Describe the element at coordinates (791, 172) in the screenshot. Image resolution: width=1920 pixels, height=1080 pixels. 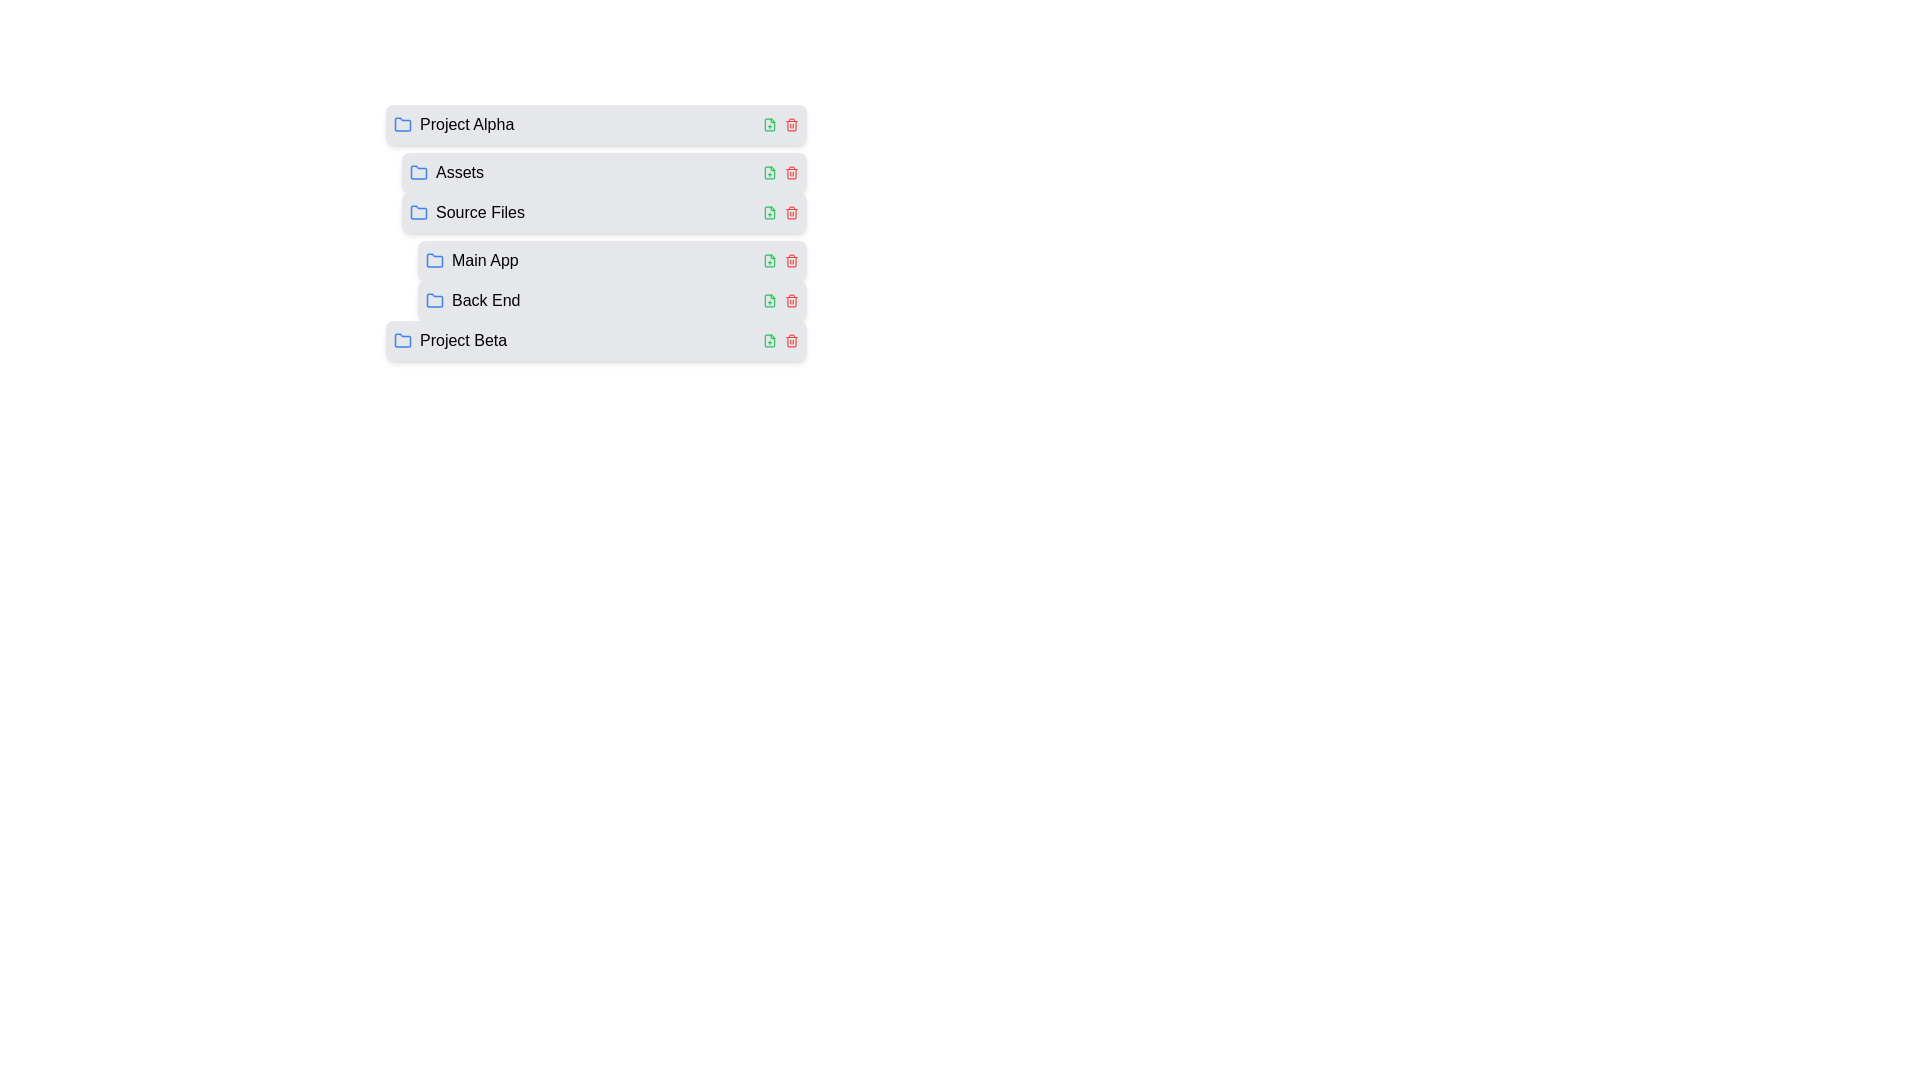
I see `the rightmost delete icon in the row for 'Assets'` at that location.